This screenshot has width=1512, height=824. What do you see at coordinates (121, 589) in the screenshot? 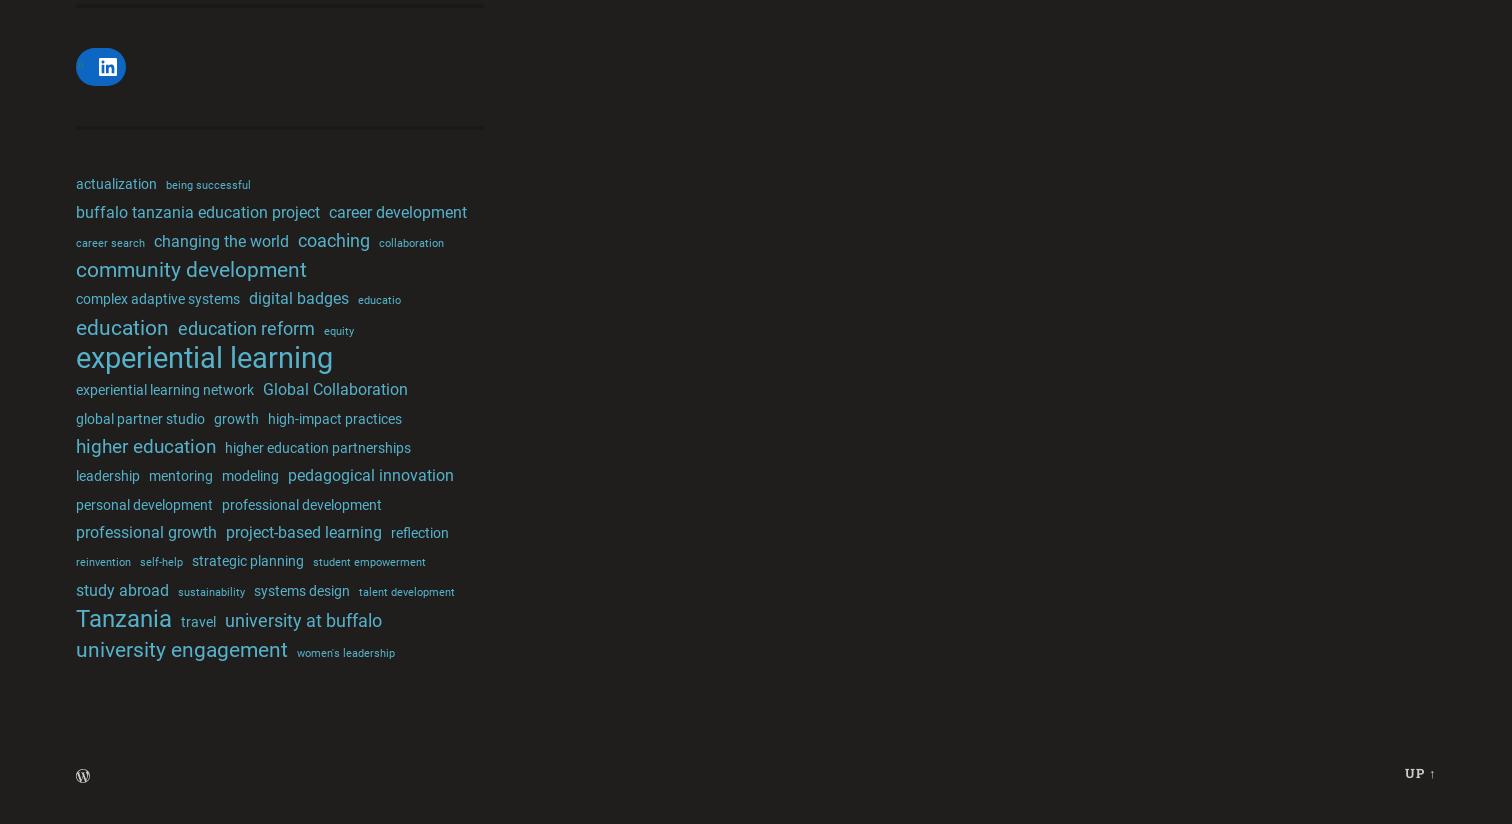
I see `'study abroad'` at bounding box center [121, 589].